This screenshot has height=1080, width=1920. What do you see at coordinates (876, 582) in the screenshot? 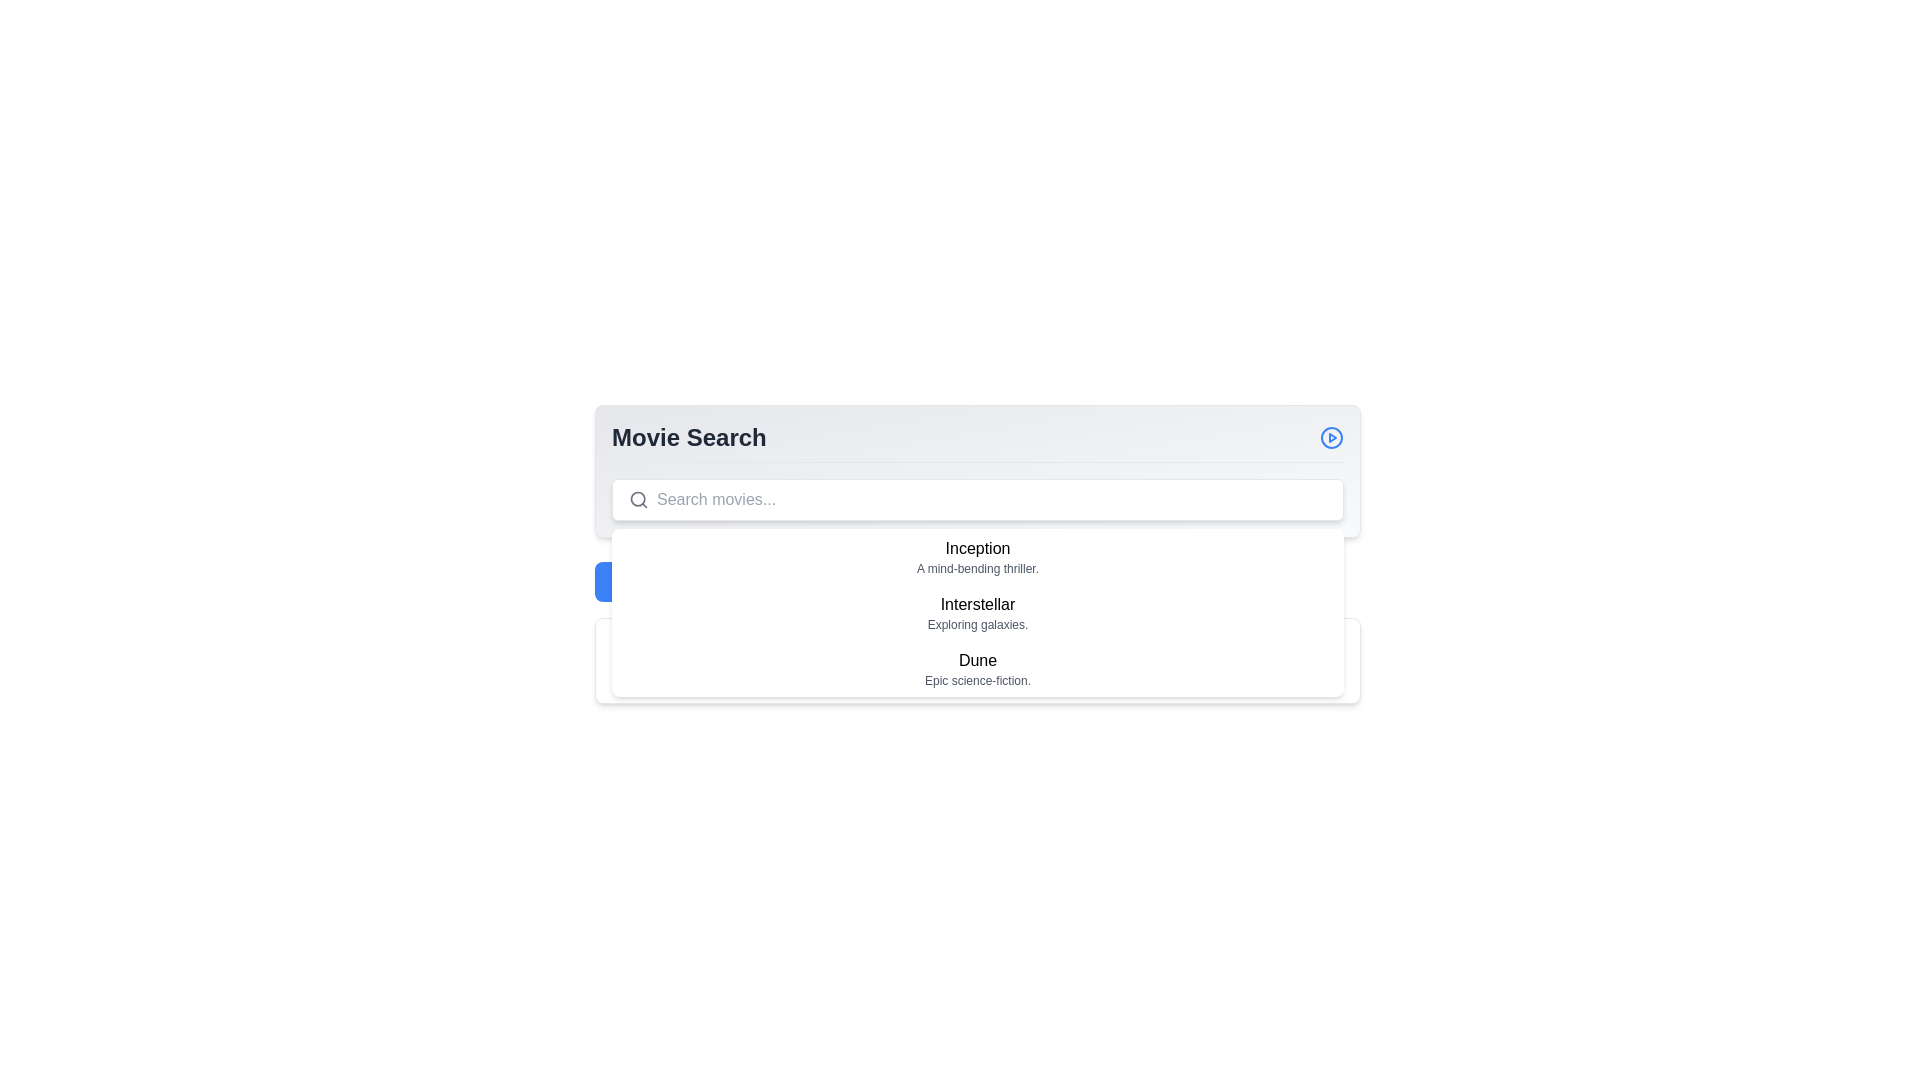
I see `the button for new releases, which is the third button in a horizontal group located below the 'Popular' and 'Trending' buttons` at bounding box center [876, 582].